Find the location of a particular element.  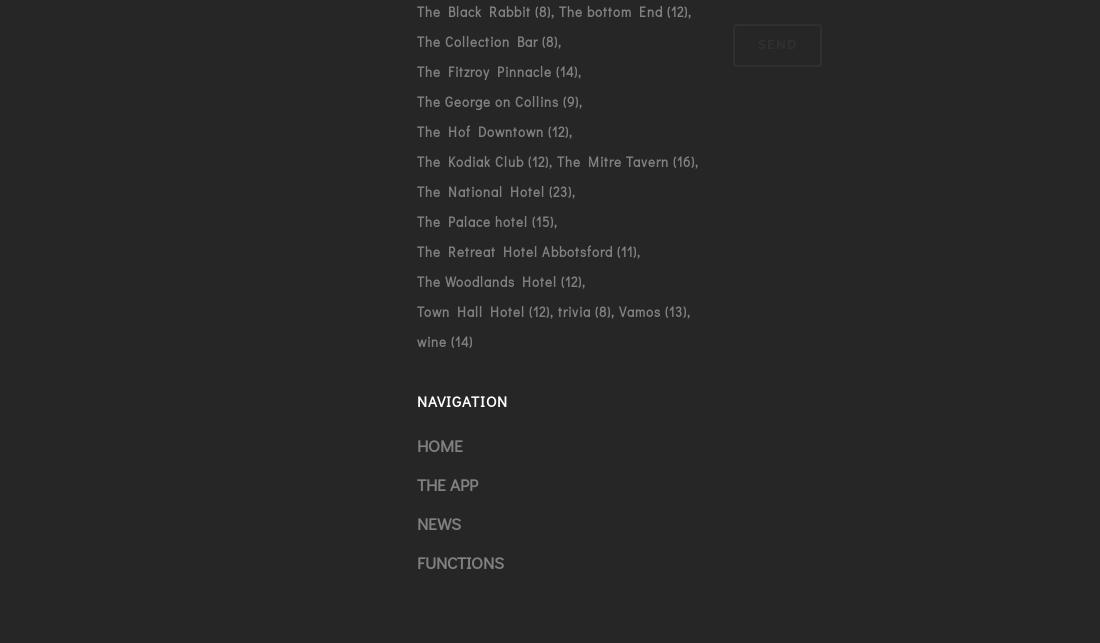

'(15)' is located at coordinates (539, 220).